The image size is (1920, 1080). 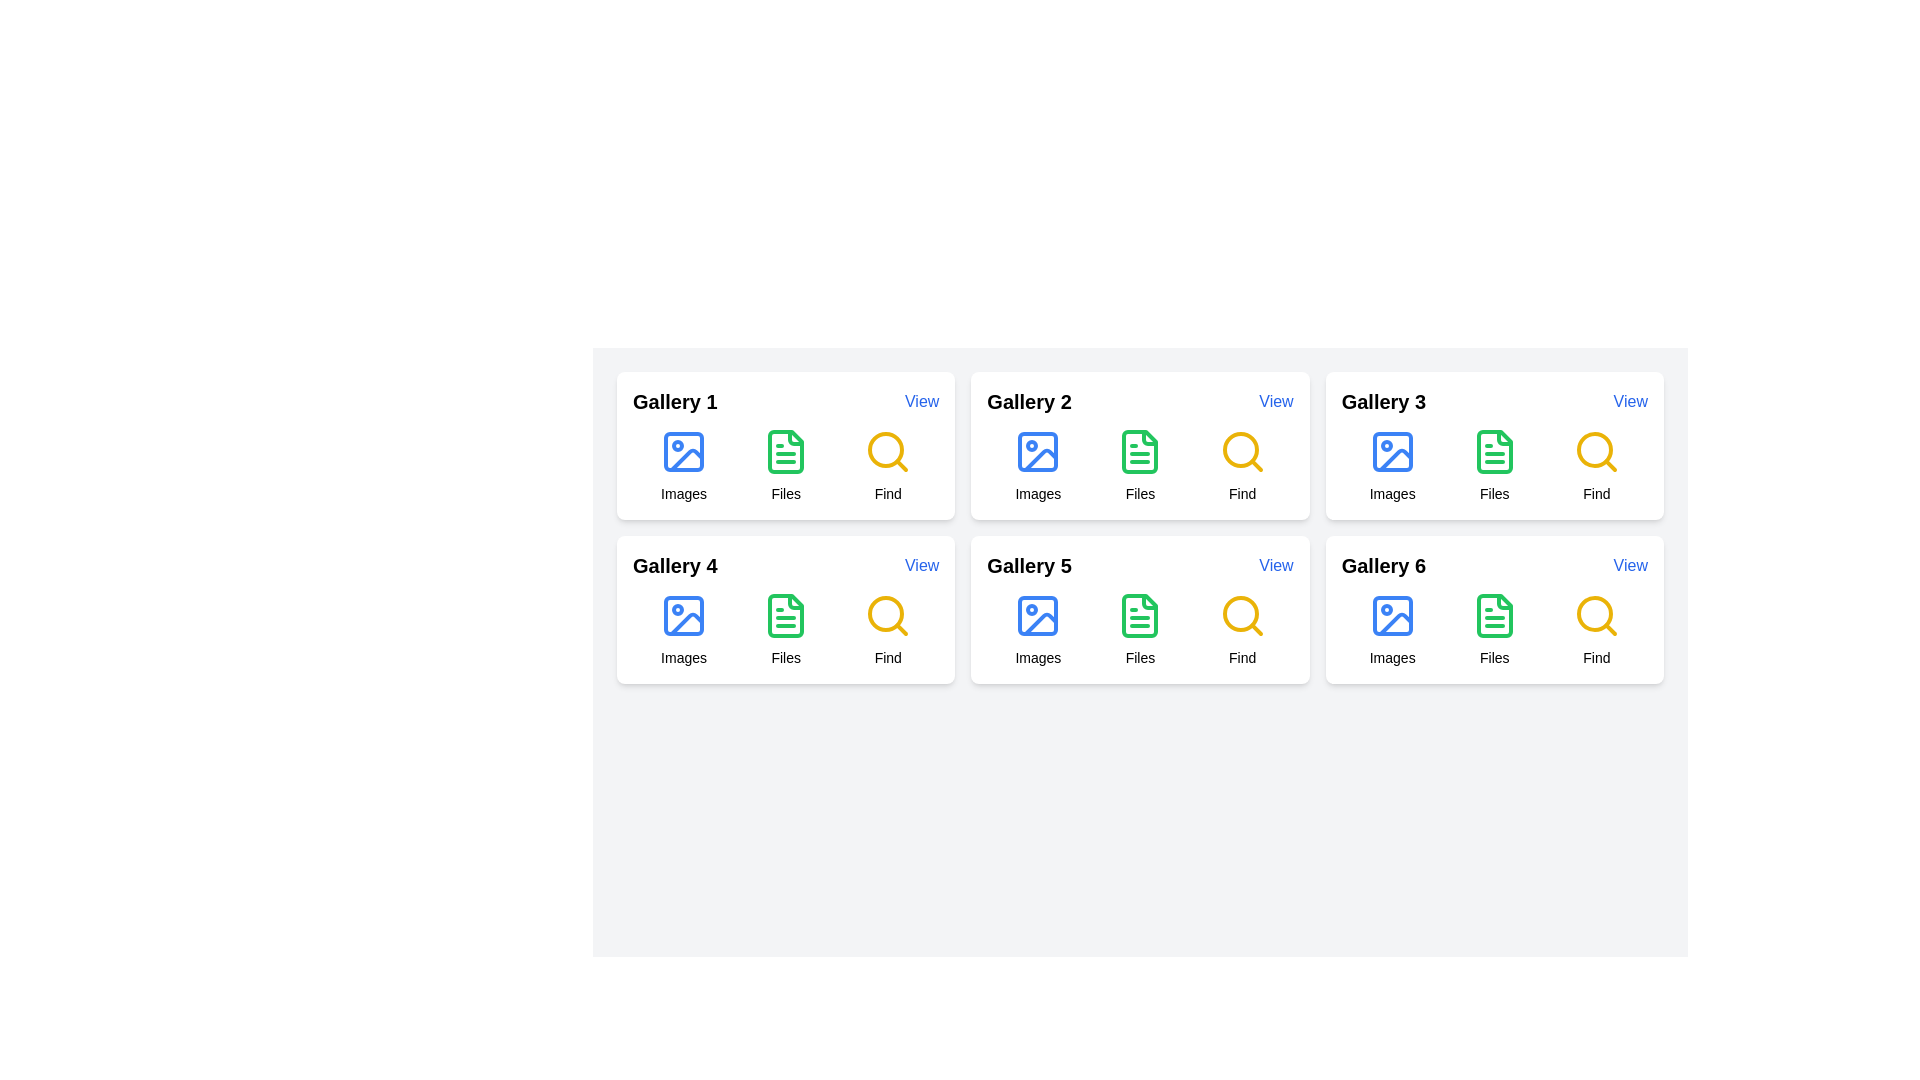 I want to click on the Icon labeled 'Gallery 6' located in the bottom row of the grid, so click(x=1494, y=628).